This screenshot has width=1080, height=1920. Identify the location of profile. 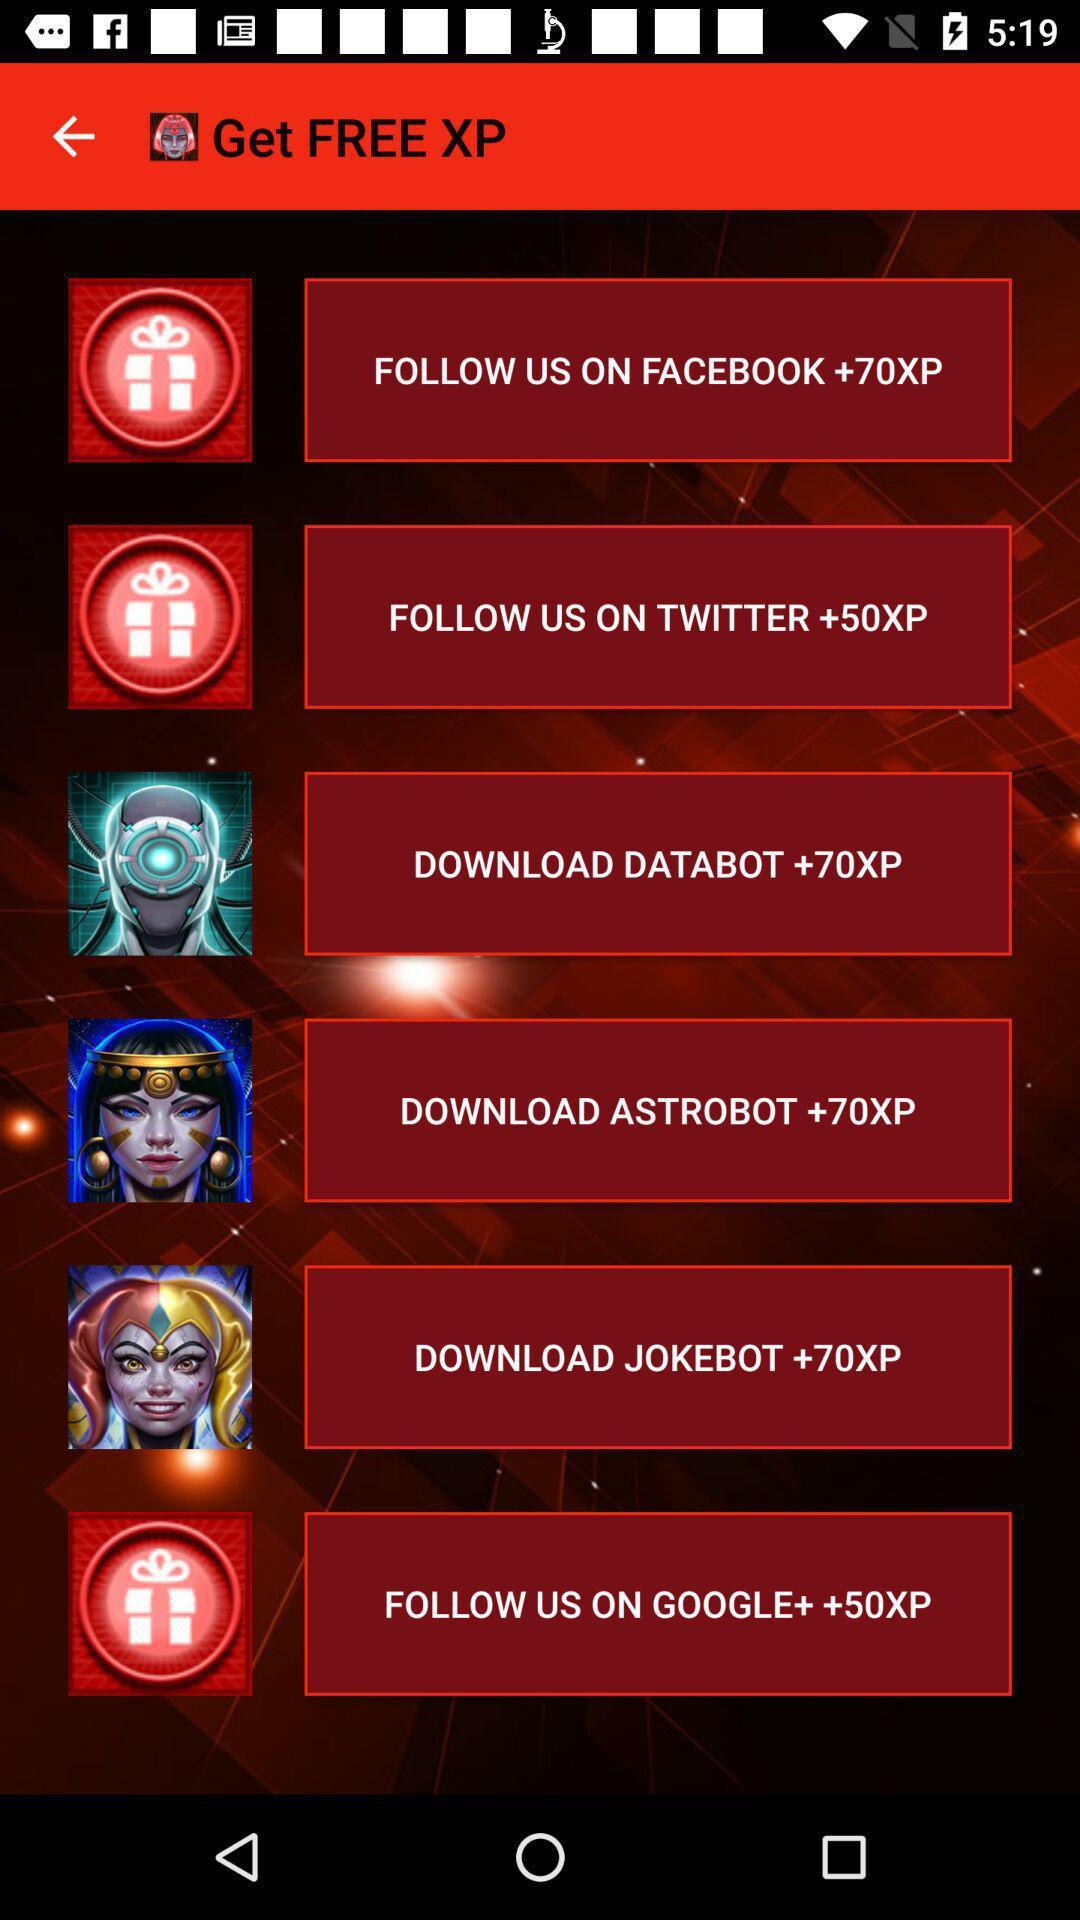
(159, 370).